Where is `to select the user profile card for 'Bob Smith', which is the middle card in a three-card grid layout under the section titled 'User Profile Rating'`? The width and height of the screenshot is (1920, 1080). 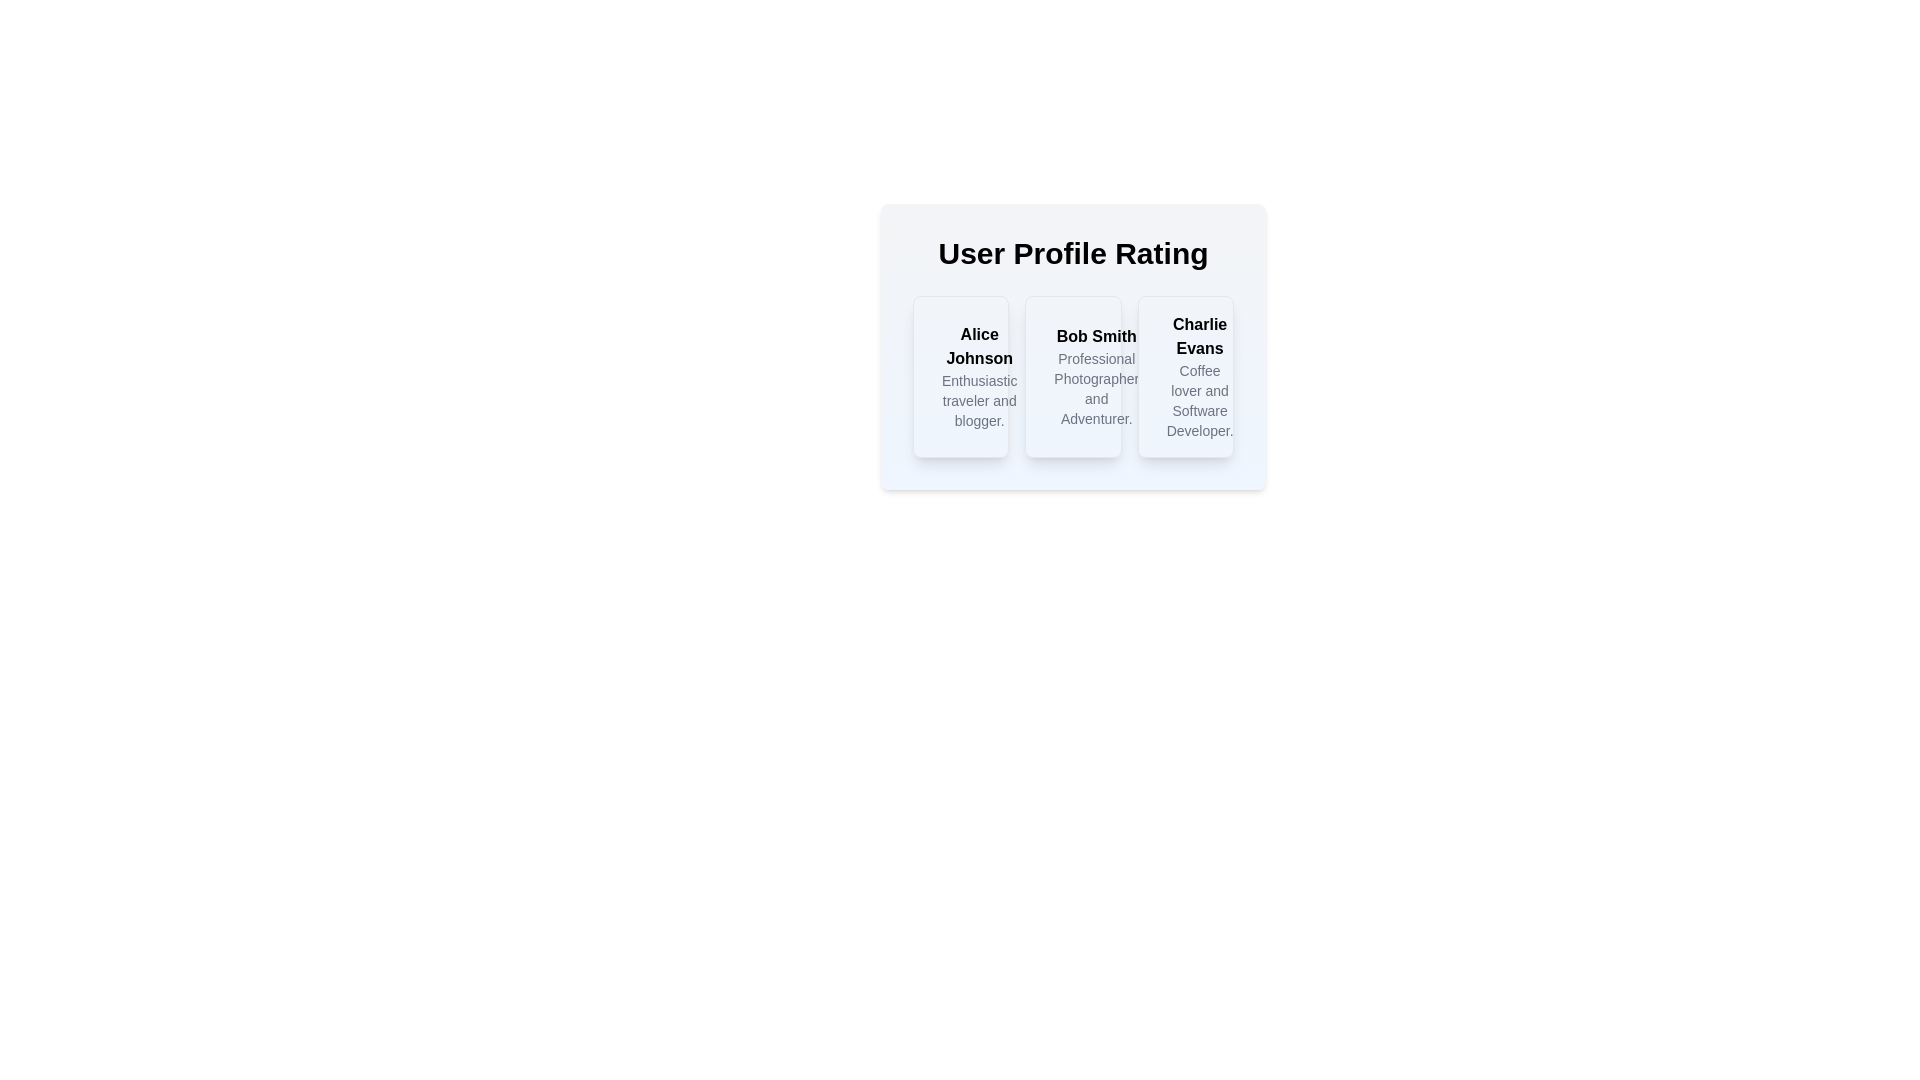
to select the user profile card for 'Bob Smith', which is the middle card in a three-card grid layout under the section titled 'User Profile Rating' is located at coordinates (1072, 377).